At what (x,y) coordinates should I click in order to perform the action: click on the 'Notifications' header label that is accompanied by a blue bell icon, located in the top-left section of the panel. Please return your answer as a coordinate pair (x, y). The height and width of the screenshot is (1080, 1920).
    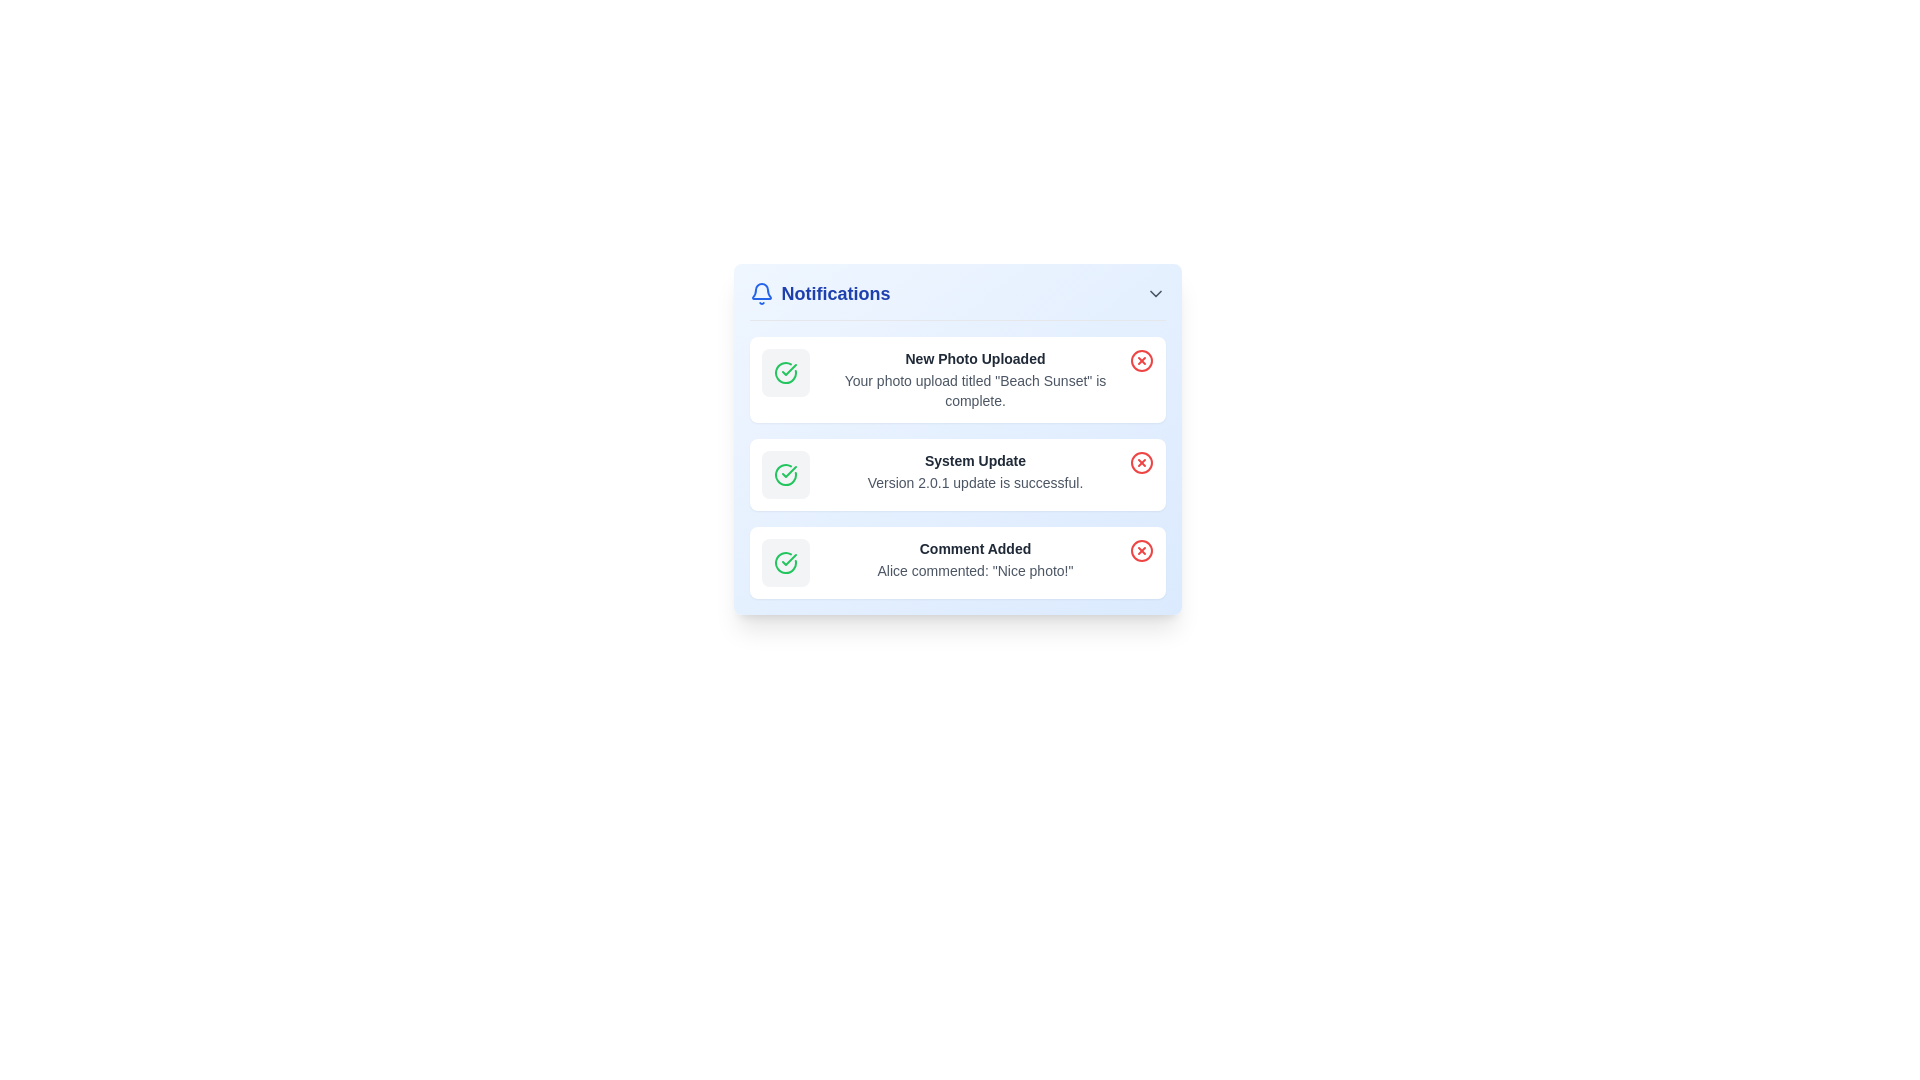
    Looking at the image, I should click on (820, 293).